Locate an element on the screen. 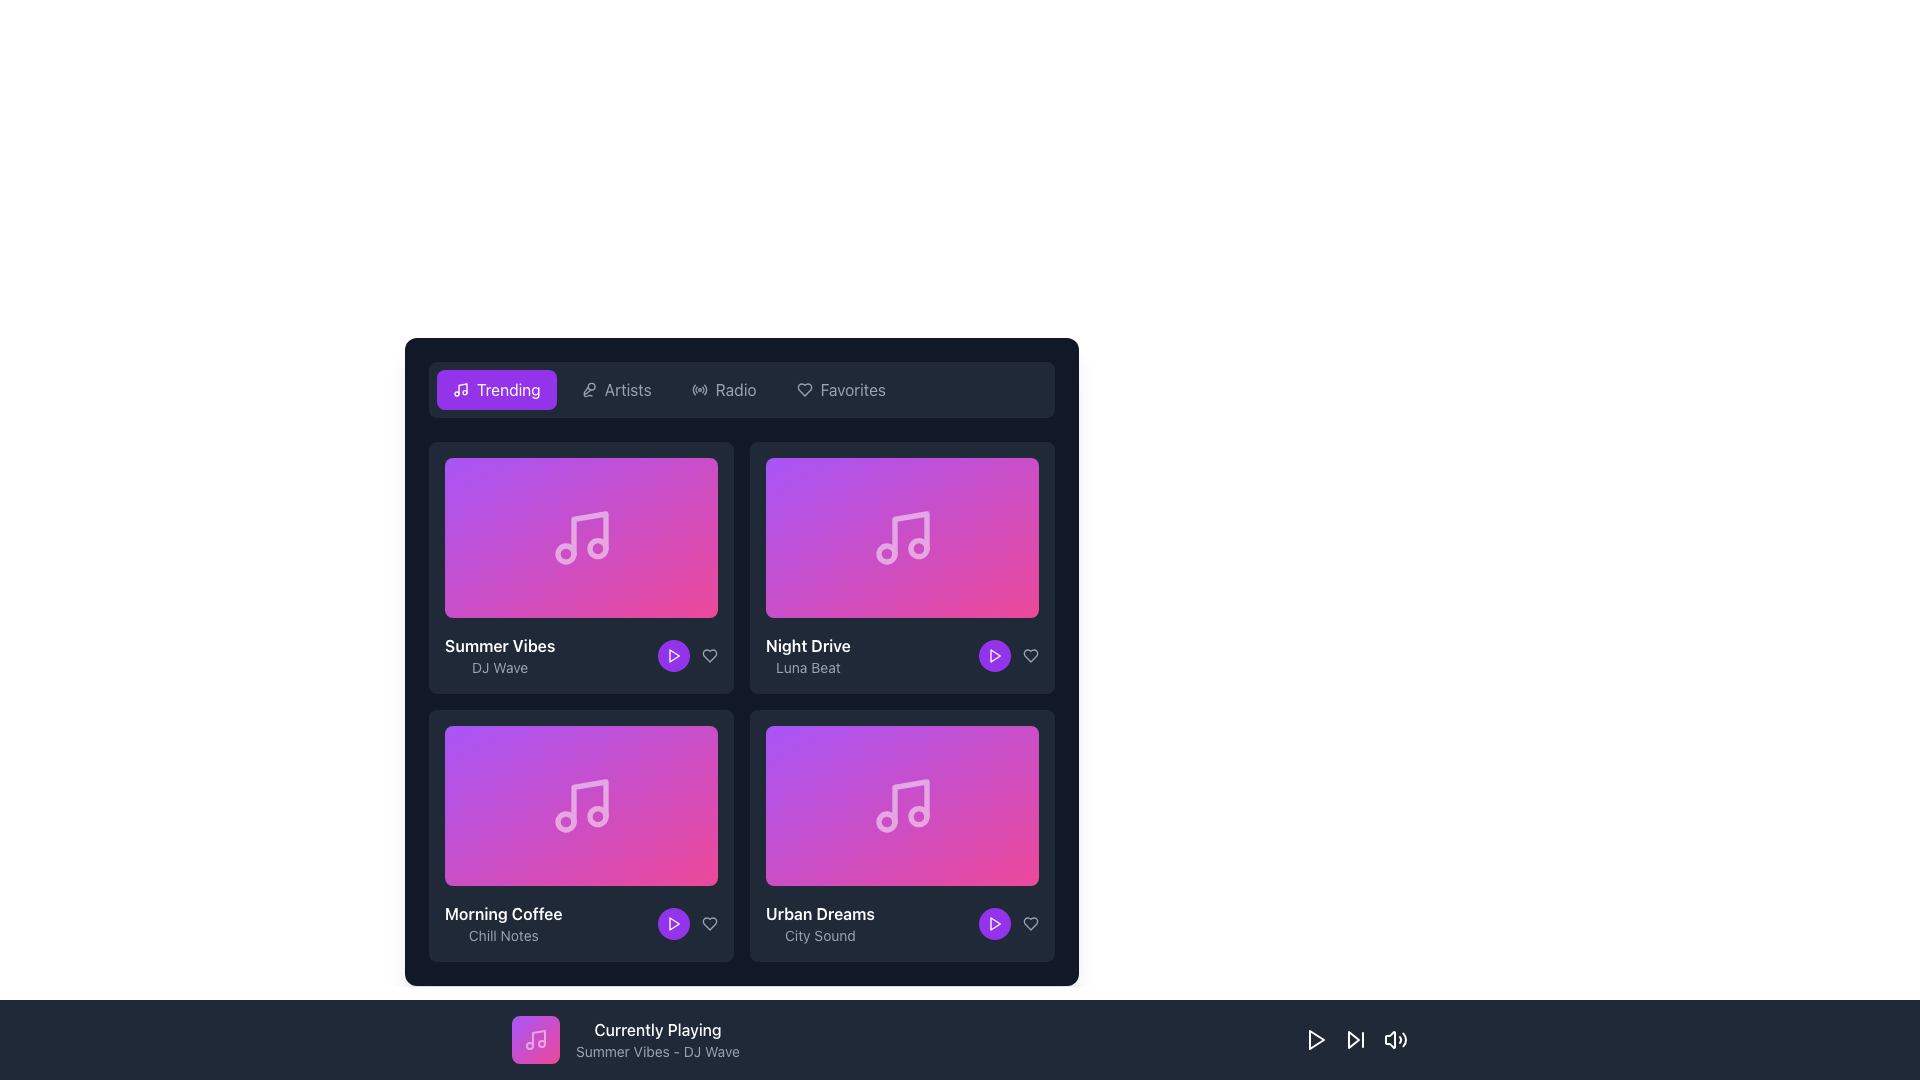 The image size is (1920, 1080). the second circle in the SVG music note icon within the 'Morning Coffee' card located at the bottom left side of the grid is located at coordinates (596, 816).